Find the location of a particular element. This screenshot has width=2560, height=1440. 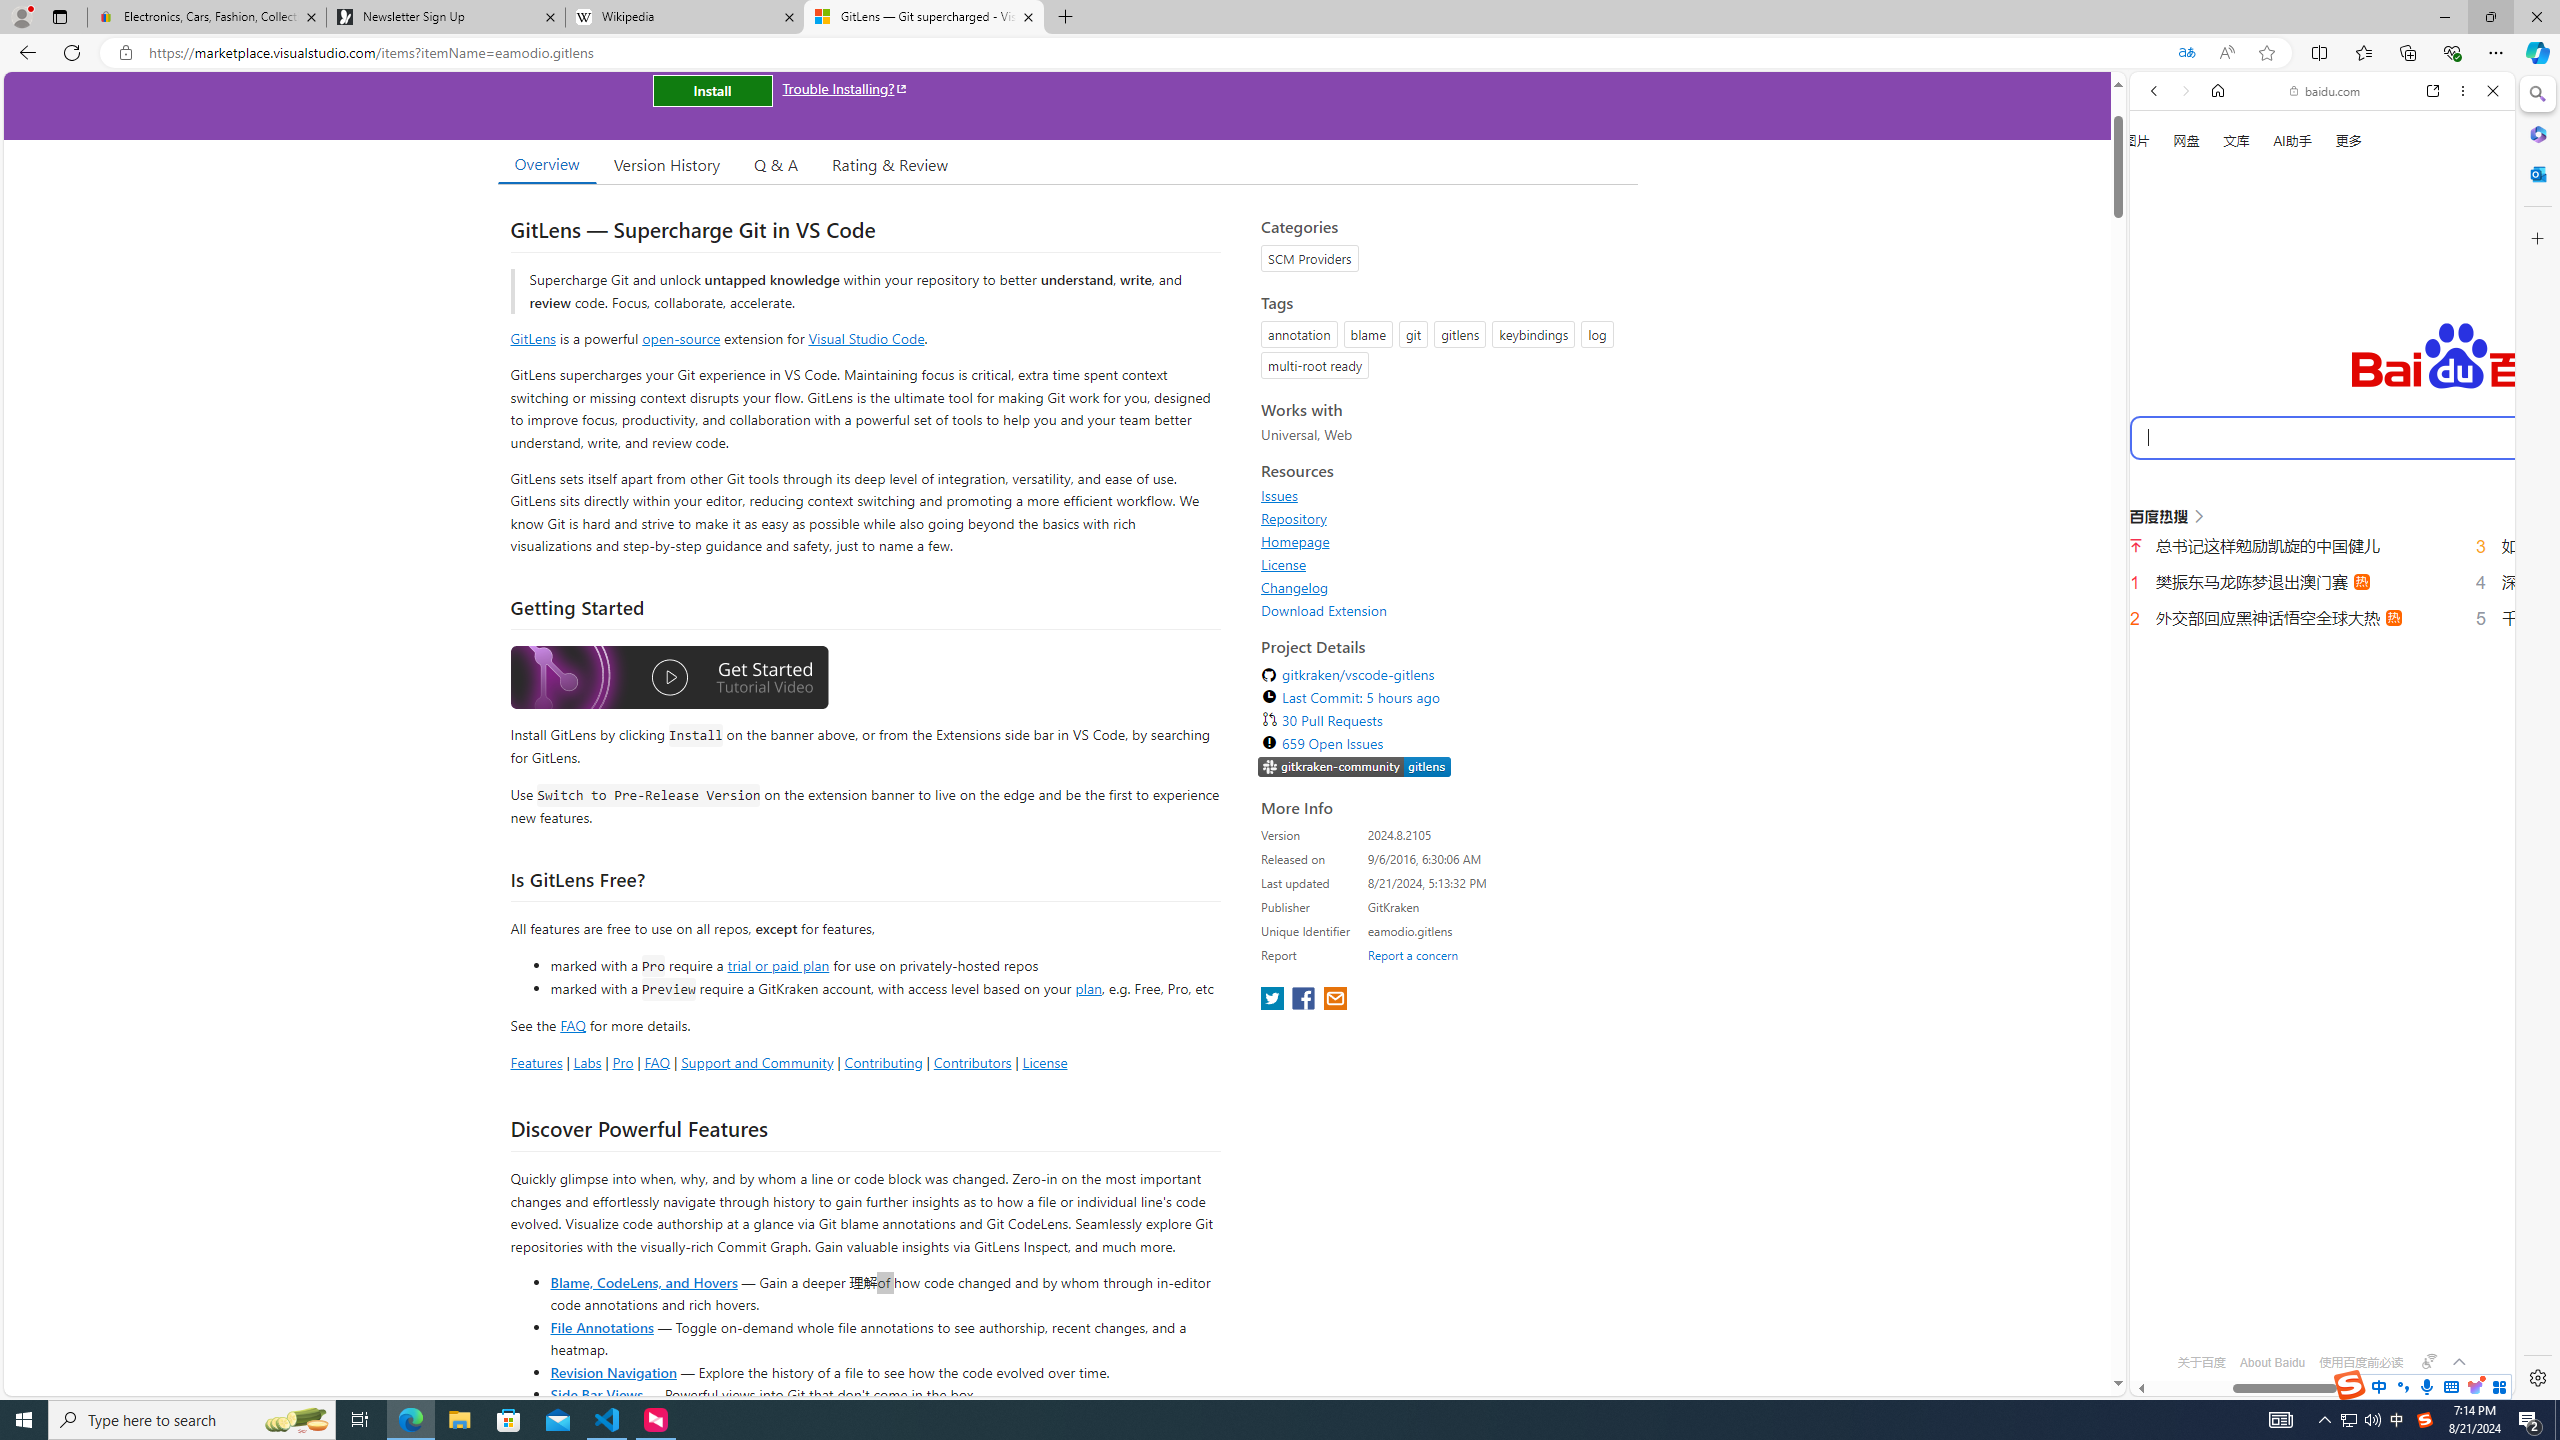

'Q & A' is located at coordinates (775, 164).